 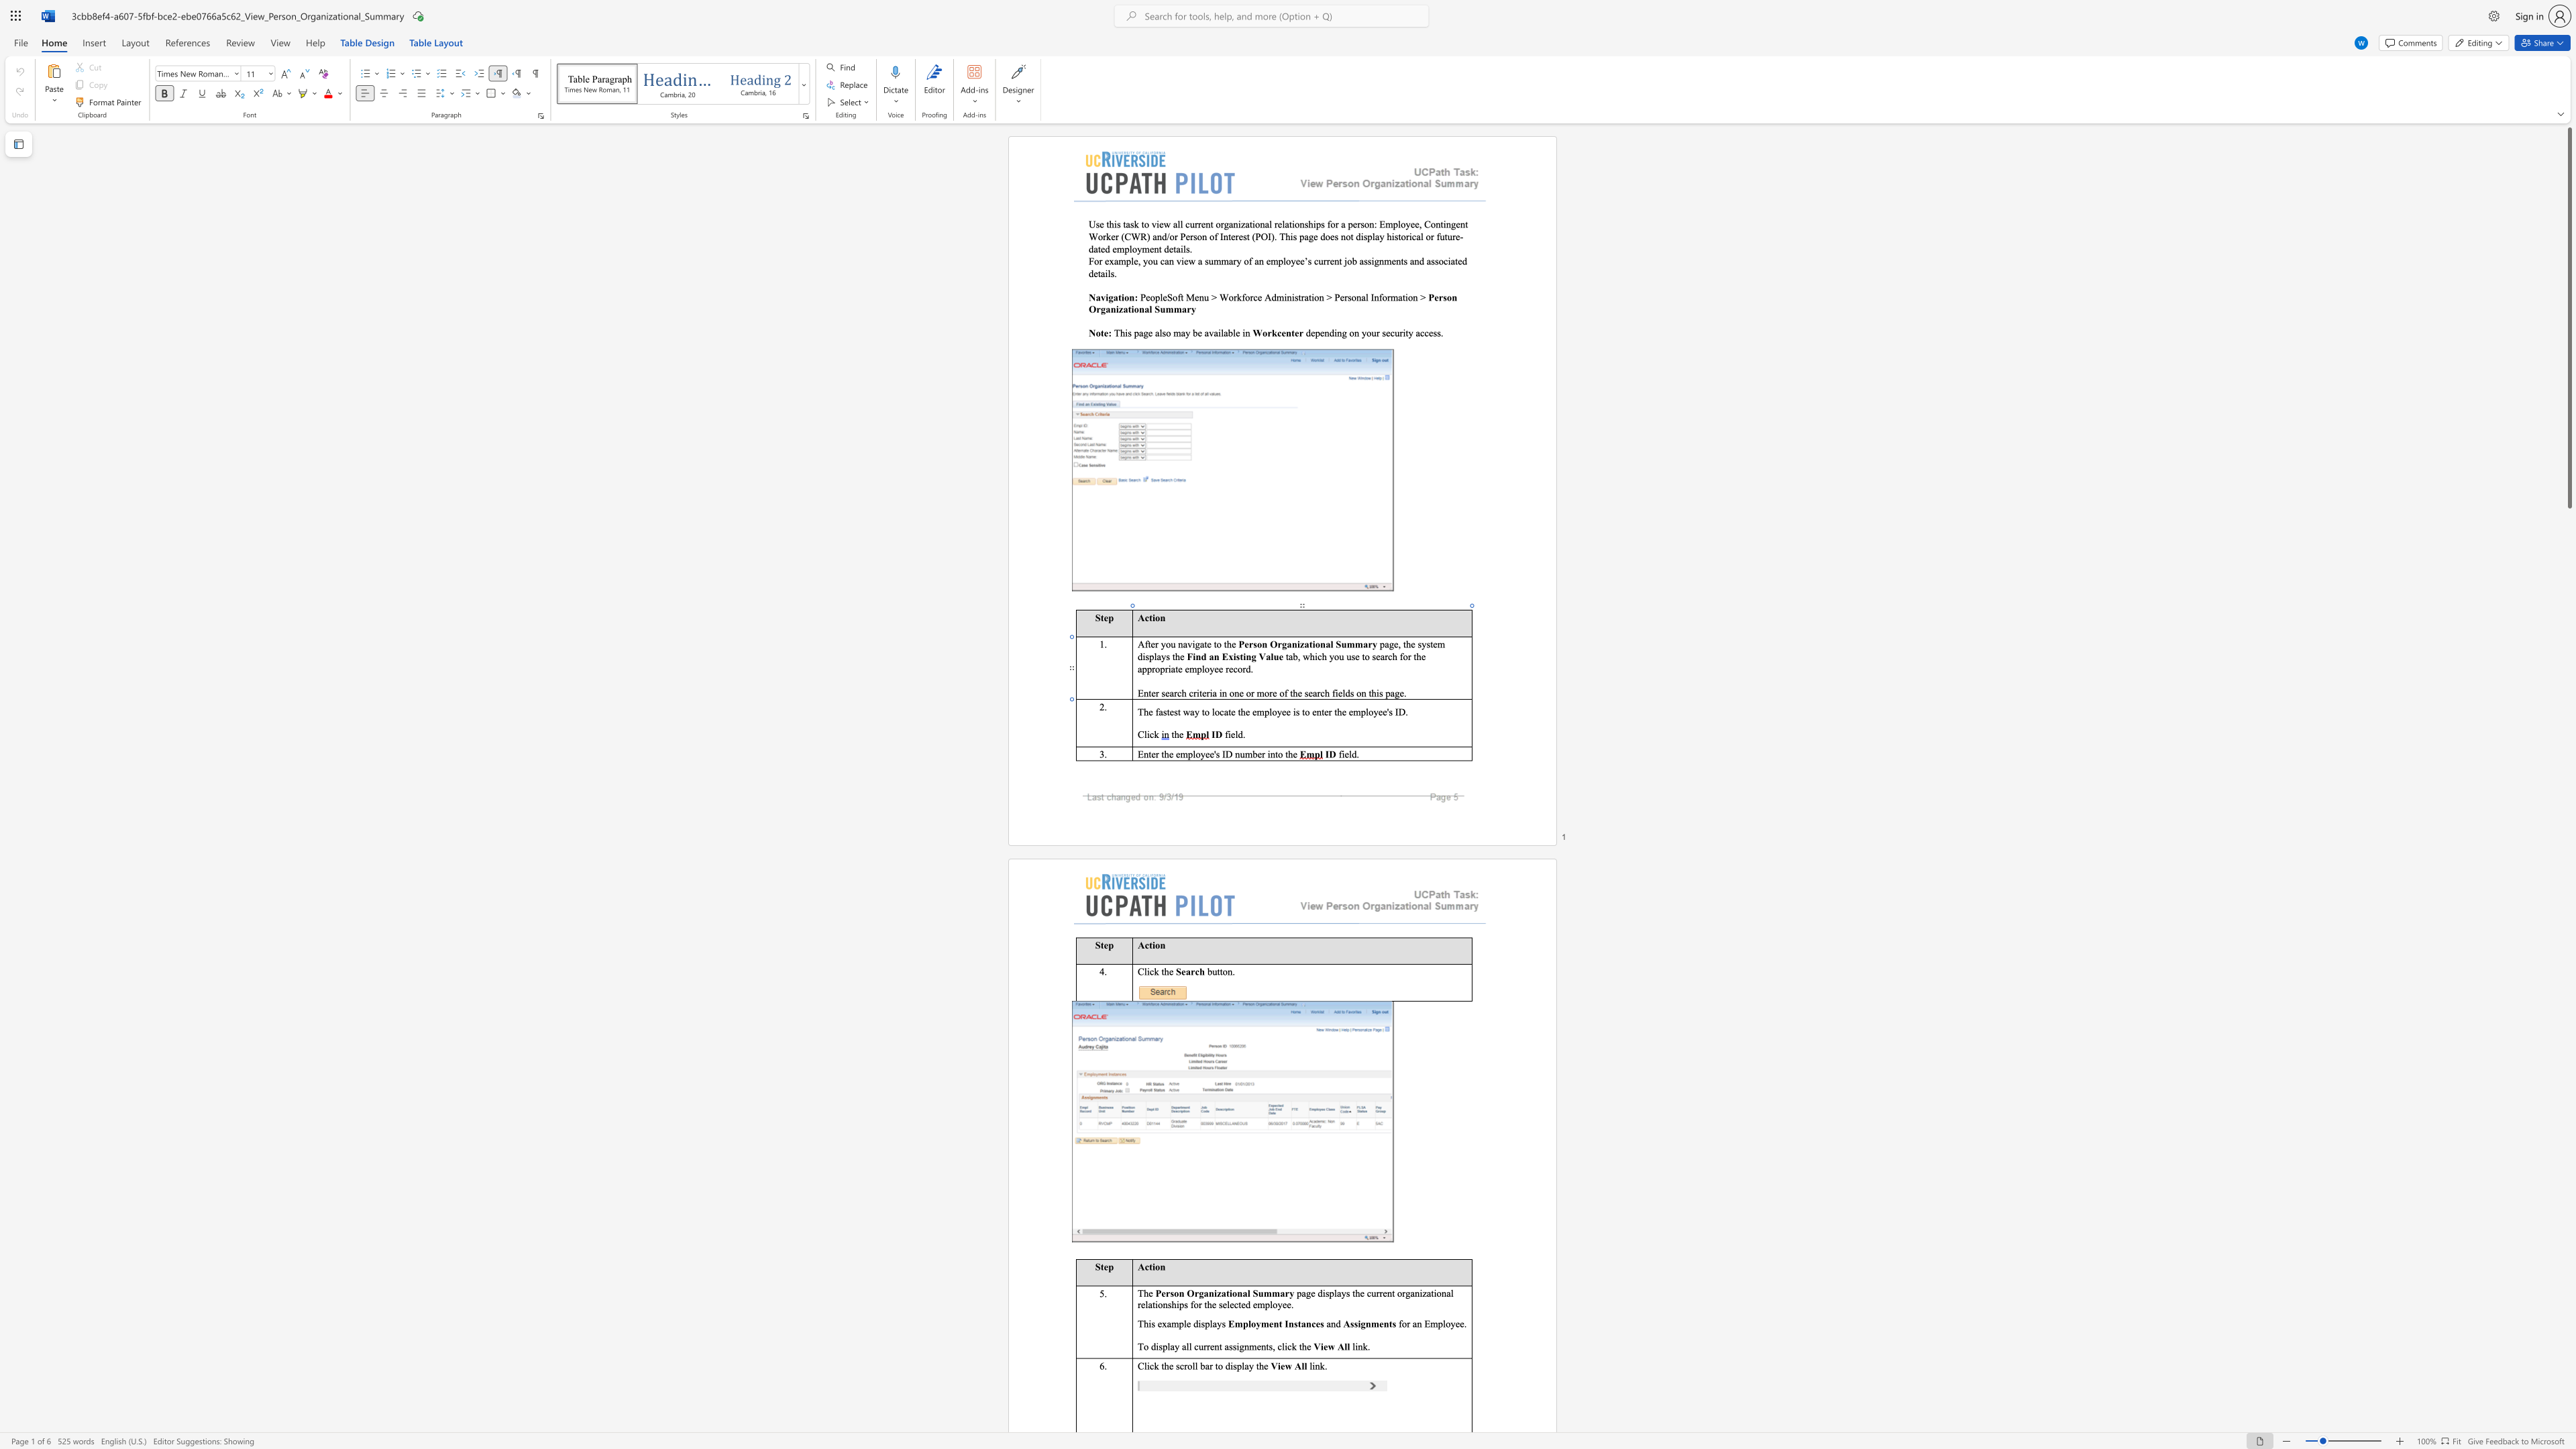 What do you see at coordinates (1185, 1346) in the screenshot?
I see `the space between the continuous character "a" and "l" in the text` at bounding box center [1185, 1346].